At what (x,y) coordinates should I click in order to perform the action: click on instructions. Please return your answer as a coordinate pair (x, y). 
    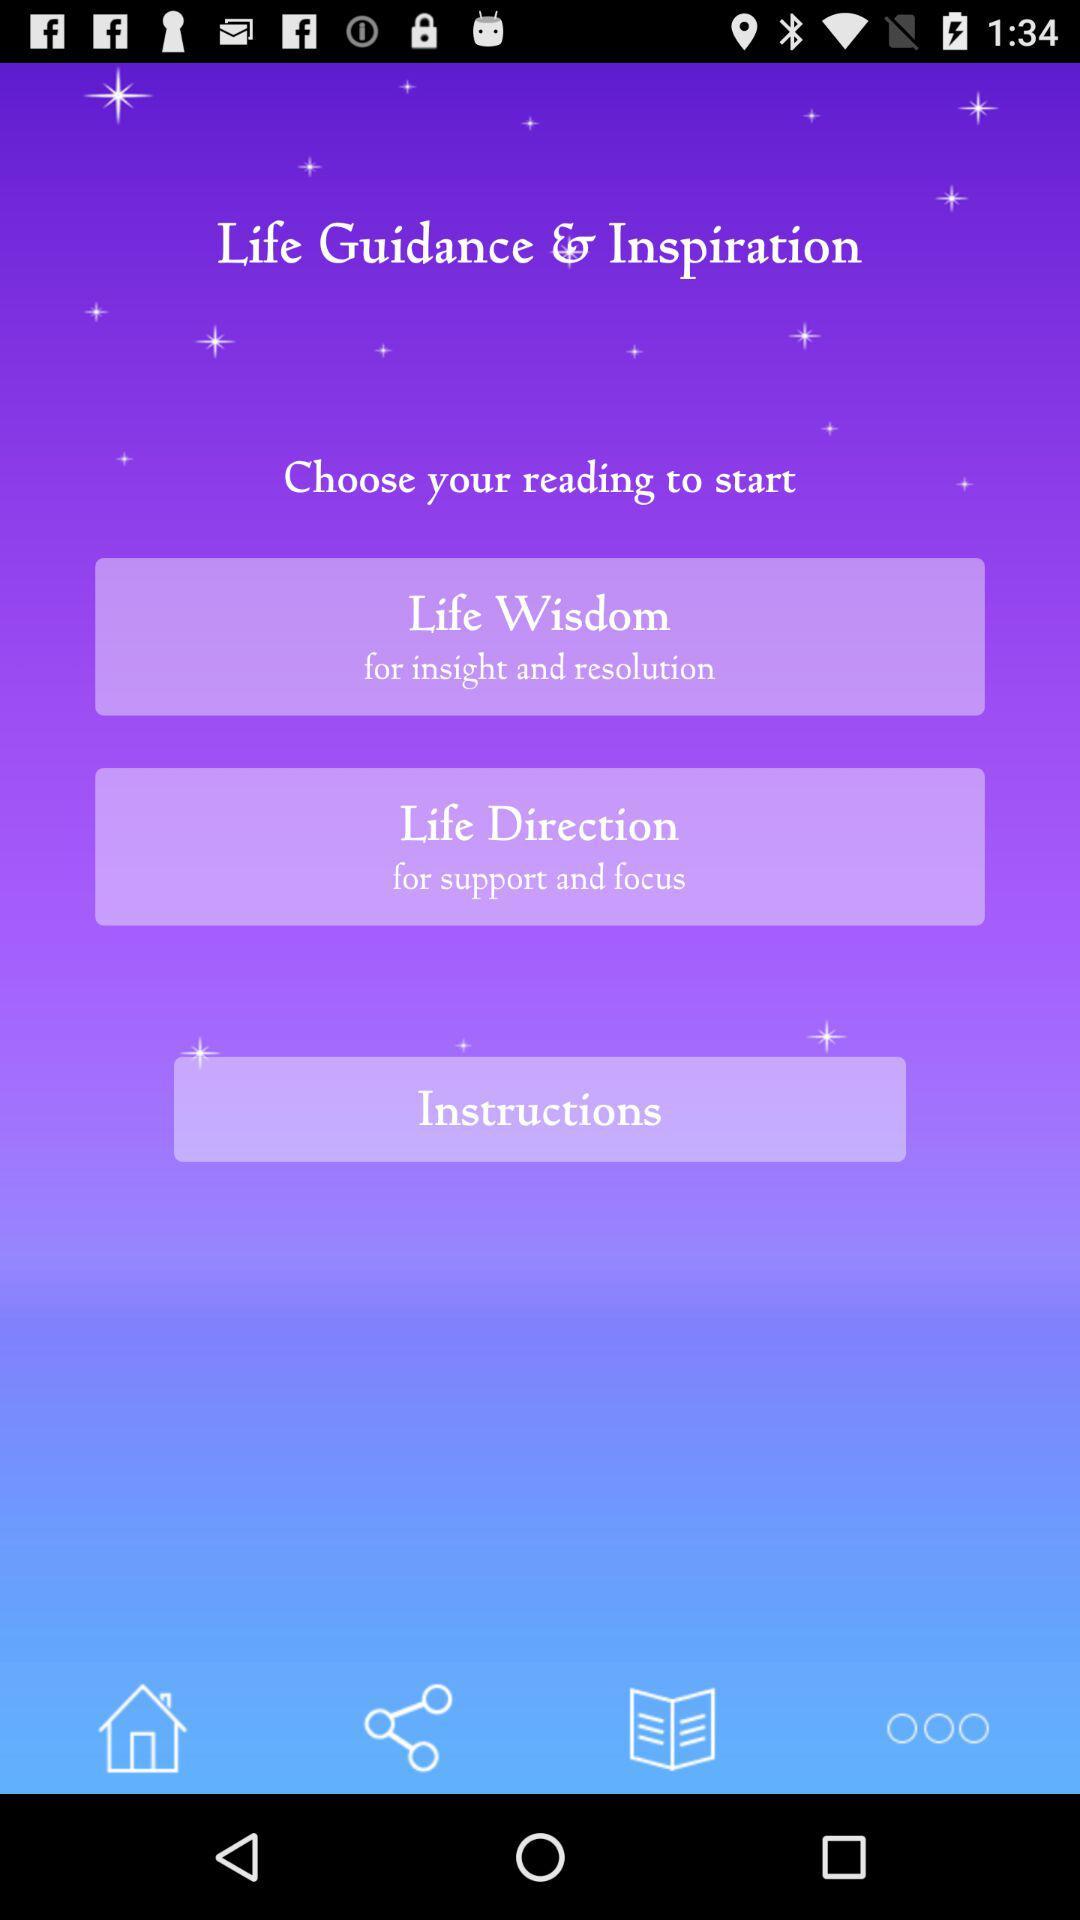
    Looking at the image, I should click on (540, 1108).